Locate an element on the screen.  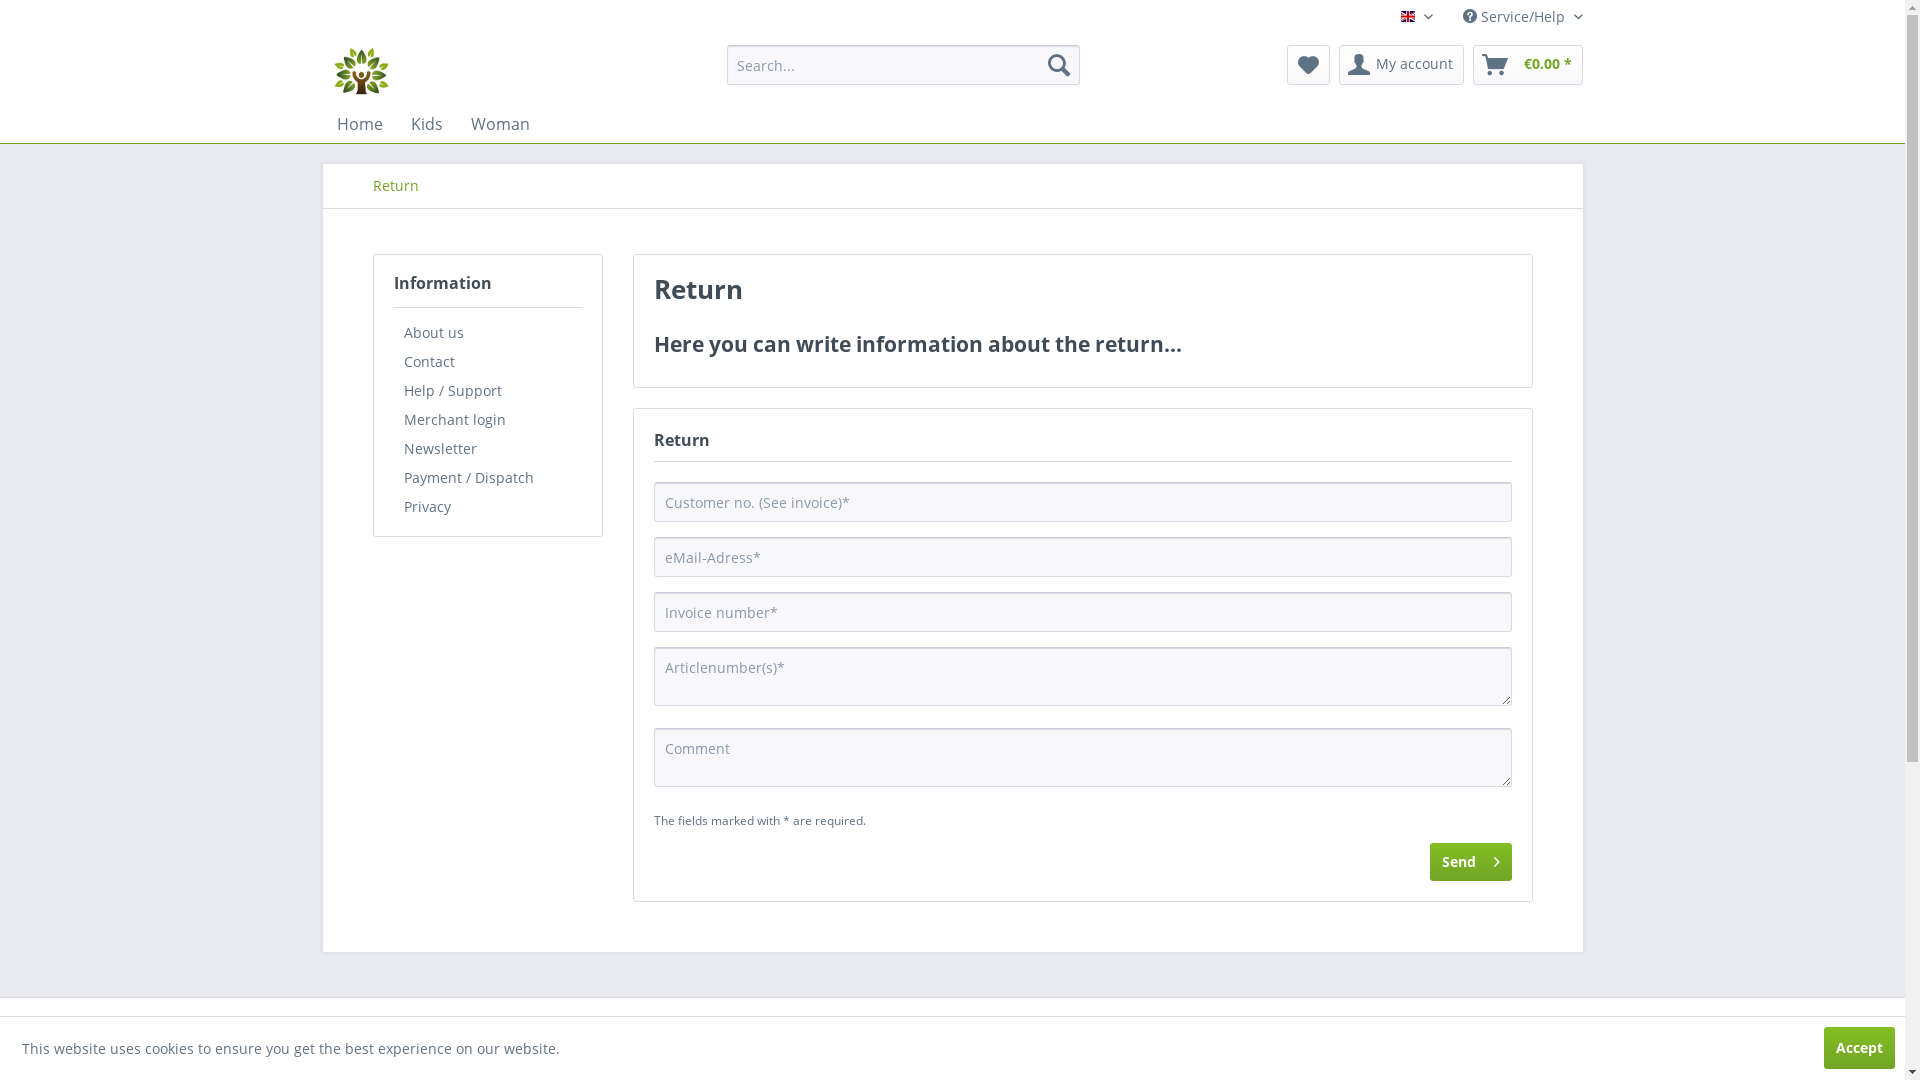
'Privacy' is located at coordinates (393, 505).